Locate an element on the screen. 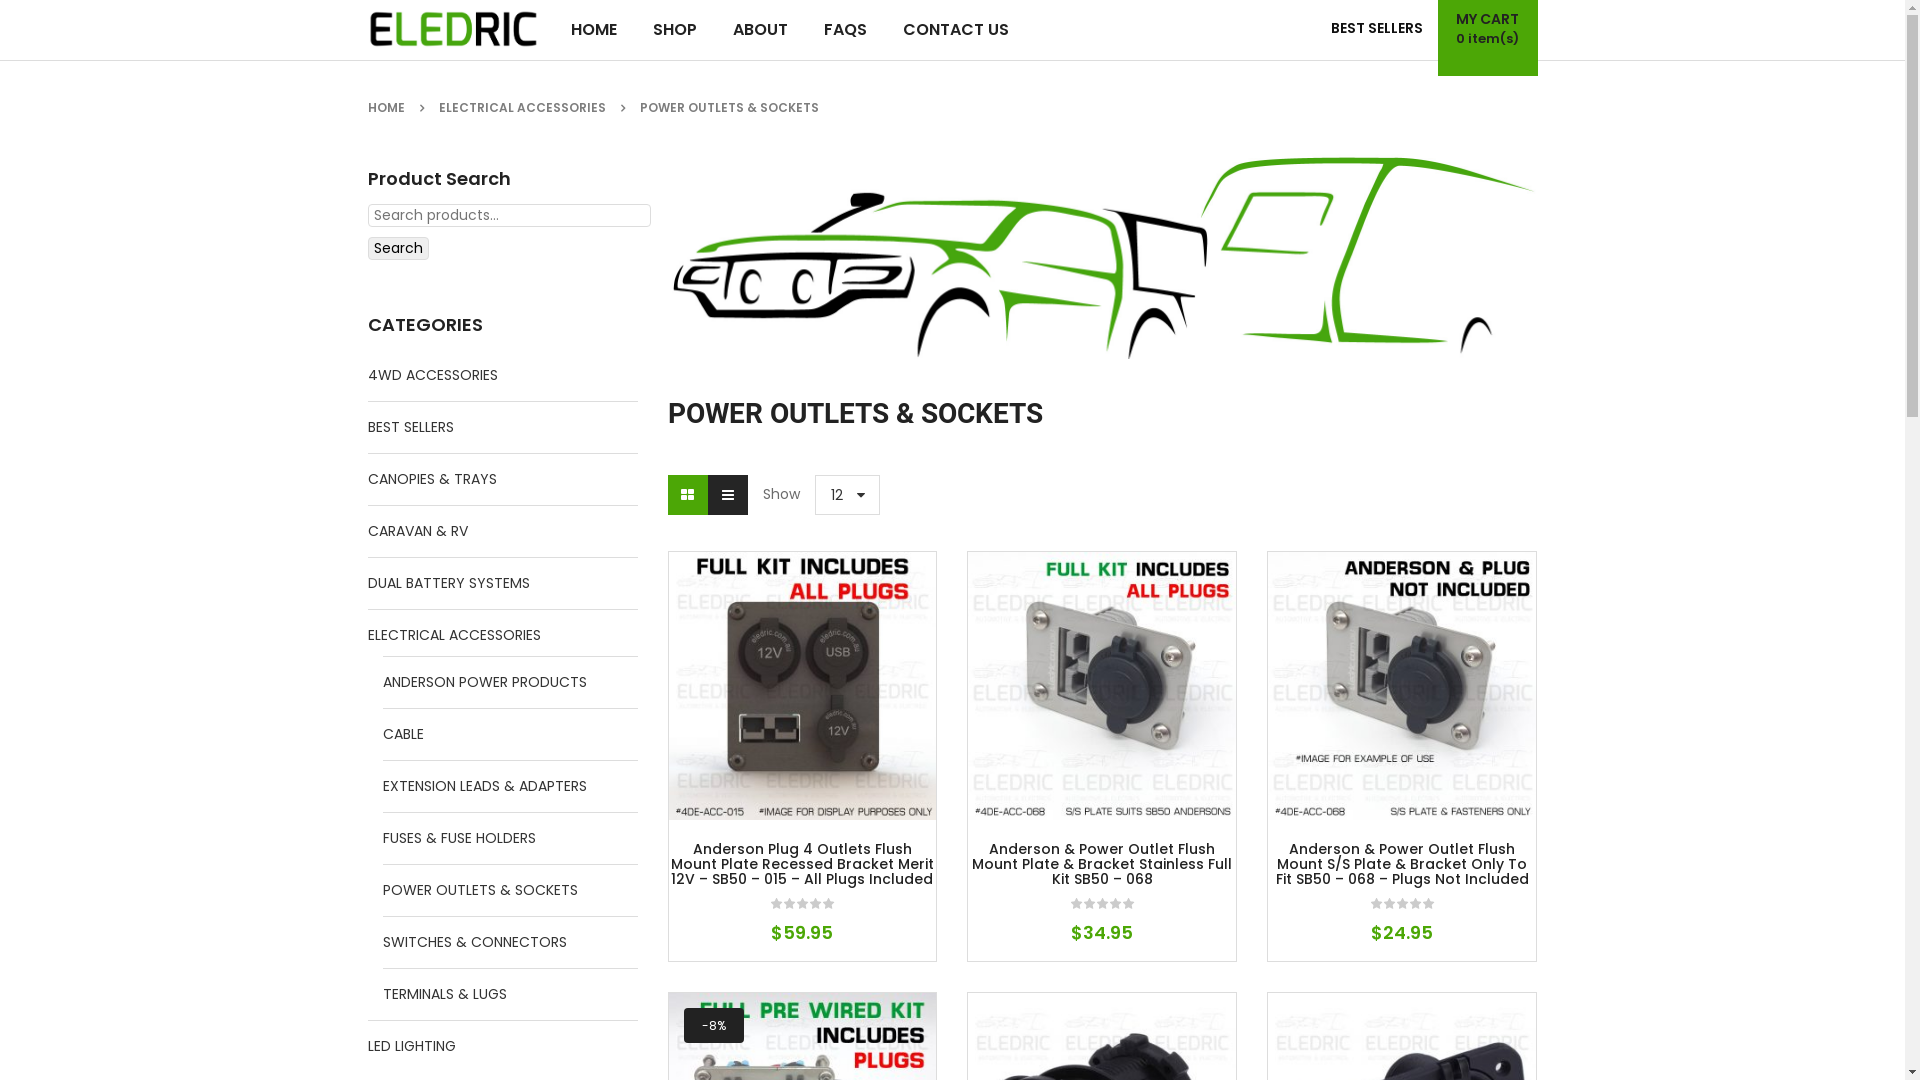 This screenshot has height=1080, width=1920. 'FUSES & FUSE HOLDERS' is located at coordinates (382, 838).